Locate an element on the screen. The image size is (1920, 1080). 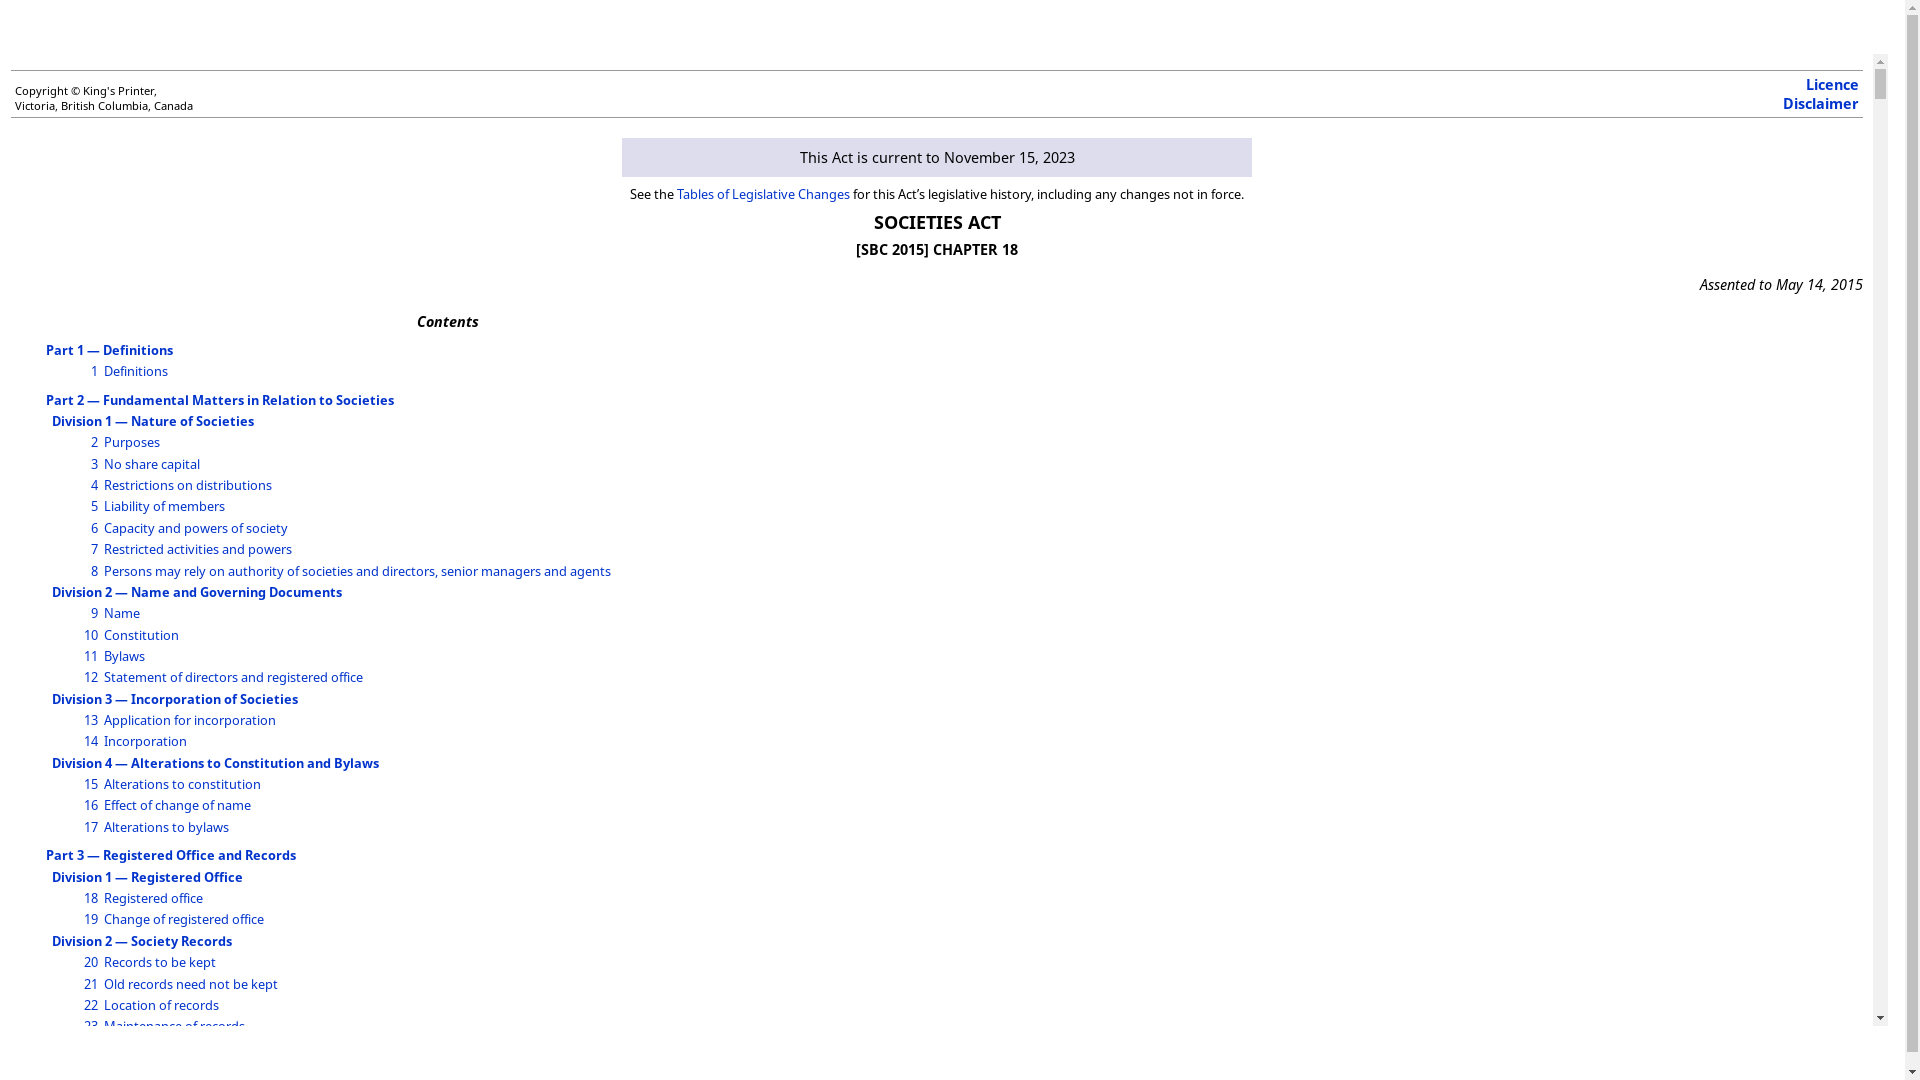
'No share capital' is located at coordinates (151, 463).